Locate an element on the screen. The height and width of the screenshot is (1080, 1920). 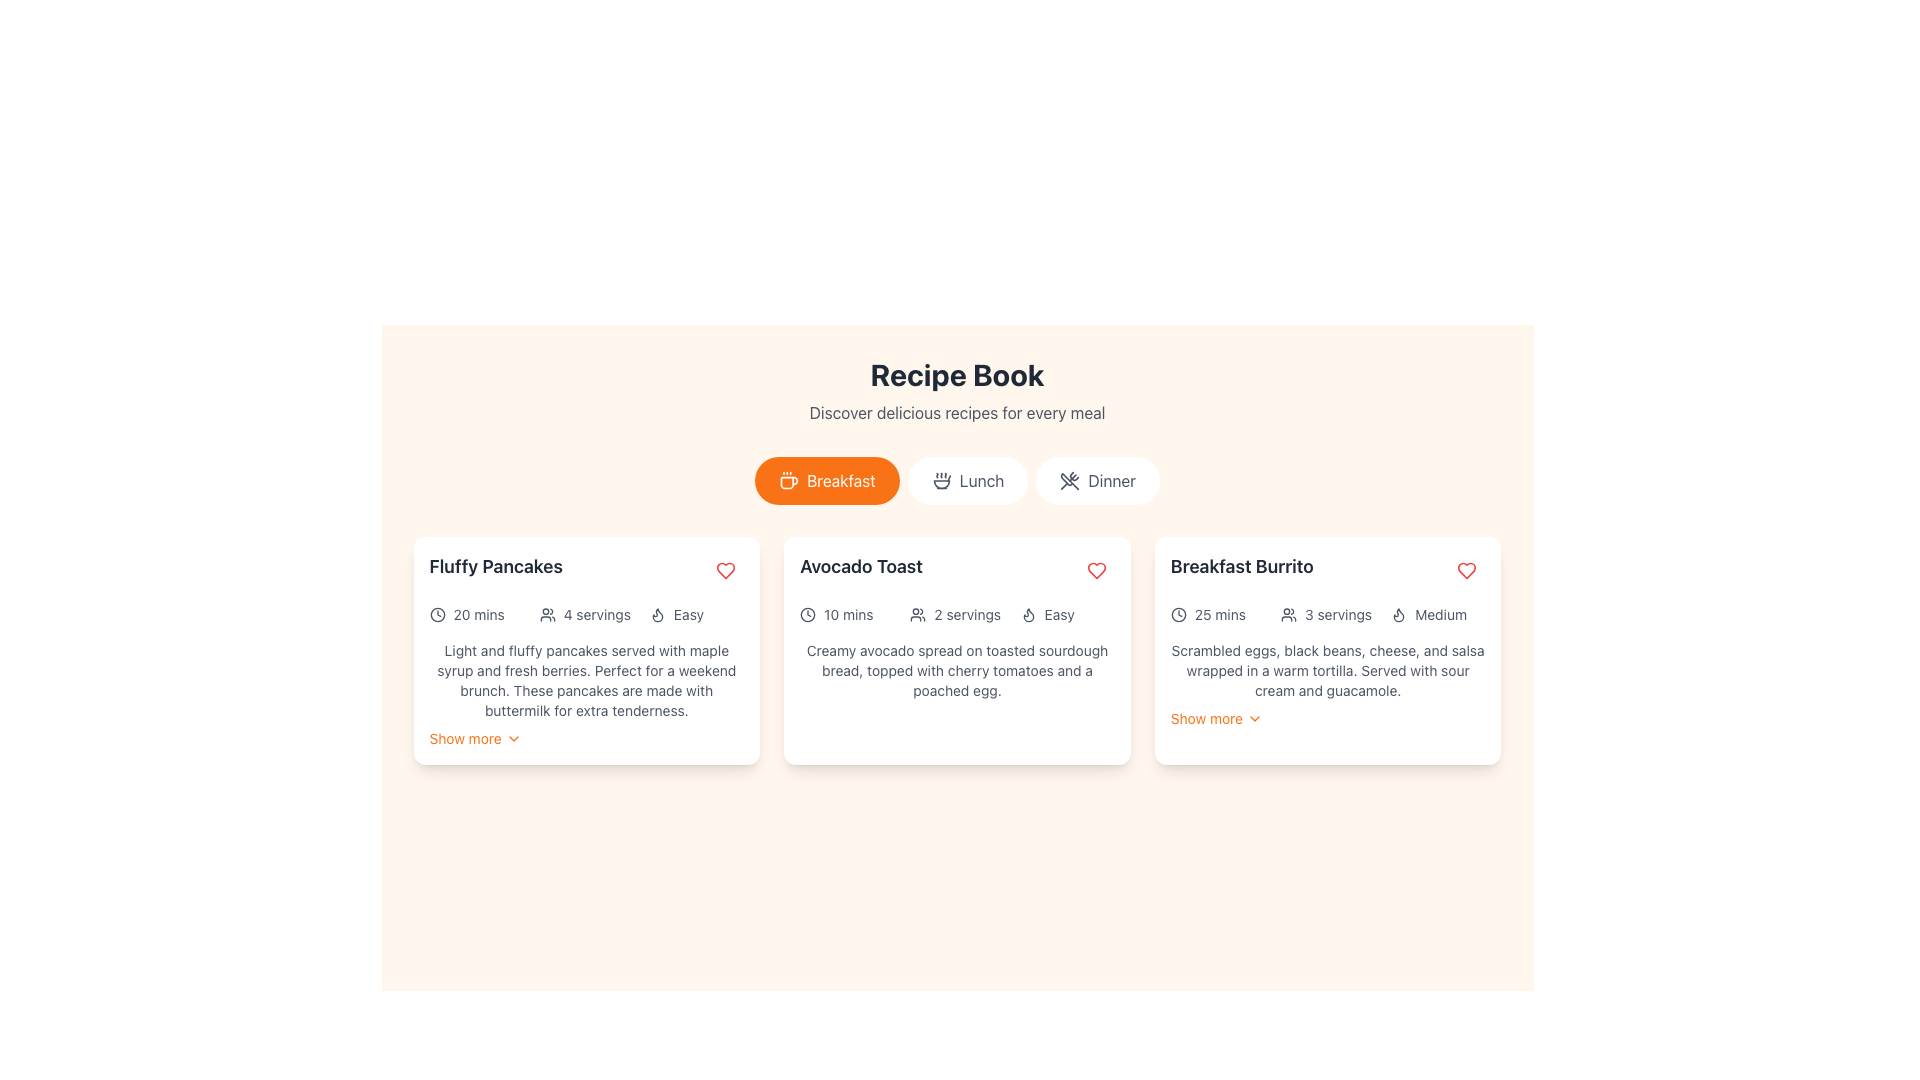
the flame icon located in the top-right section of the 'Avocado Toast' recipe card, which indicates the heat or difficulty level of the recipe is located at coordinates (1028, 614).